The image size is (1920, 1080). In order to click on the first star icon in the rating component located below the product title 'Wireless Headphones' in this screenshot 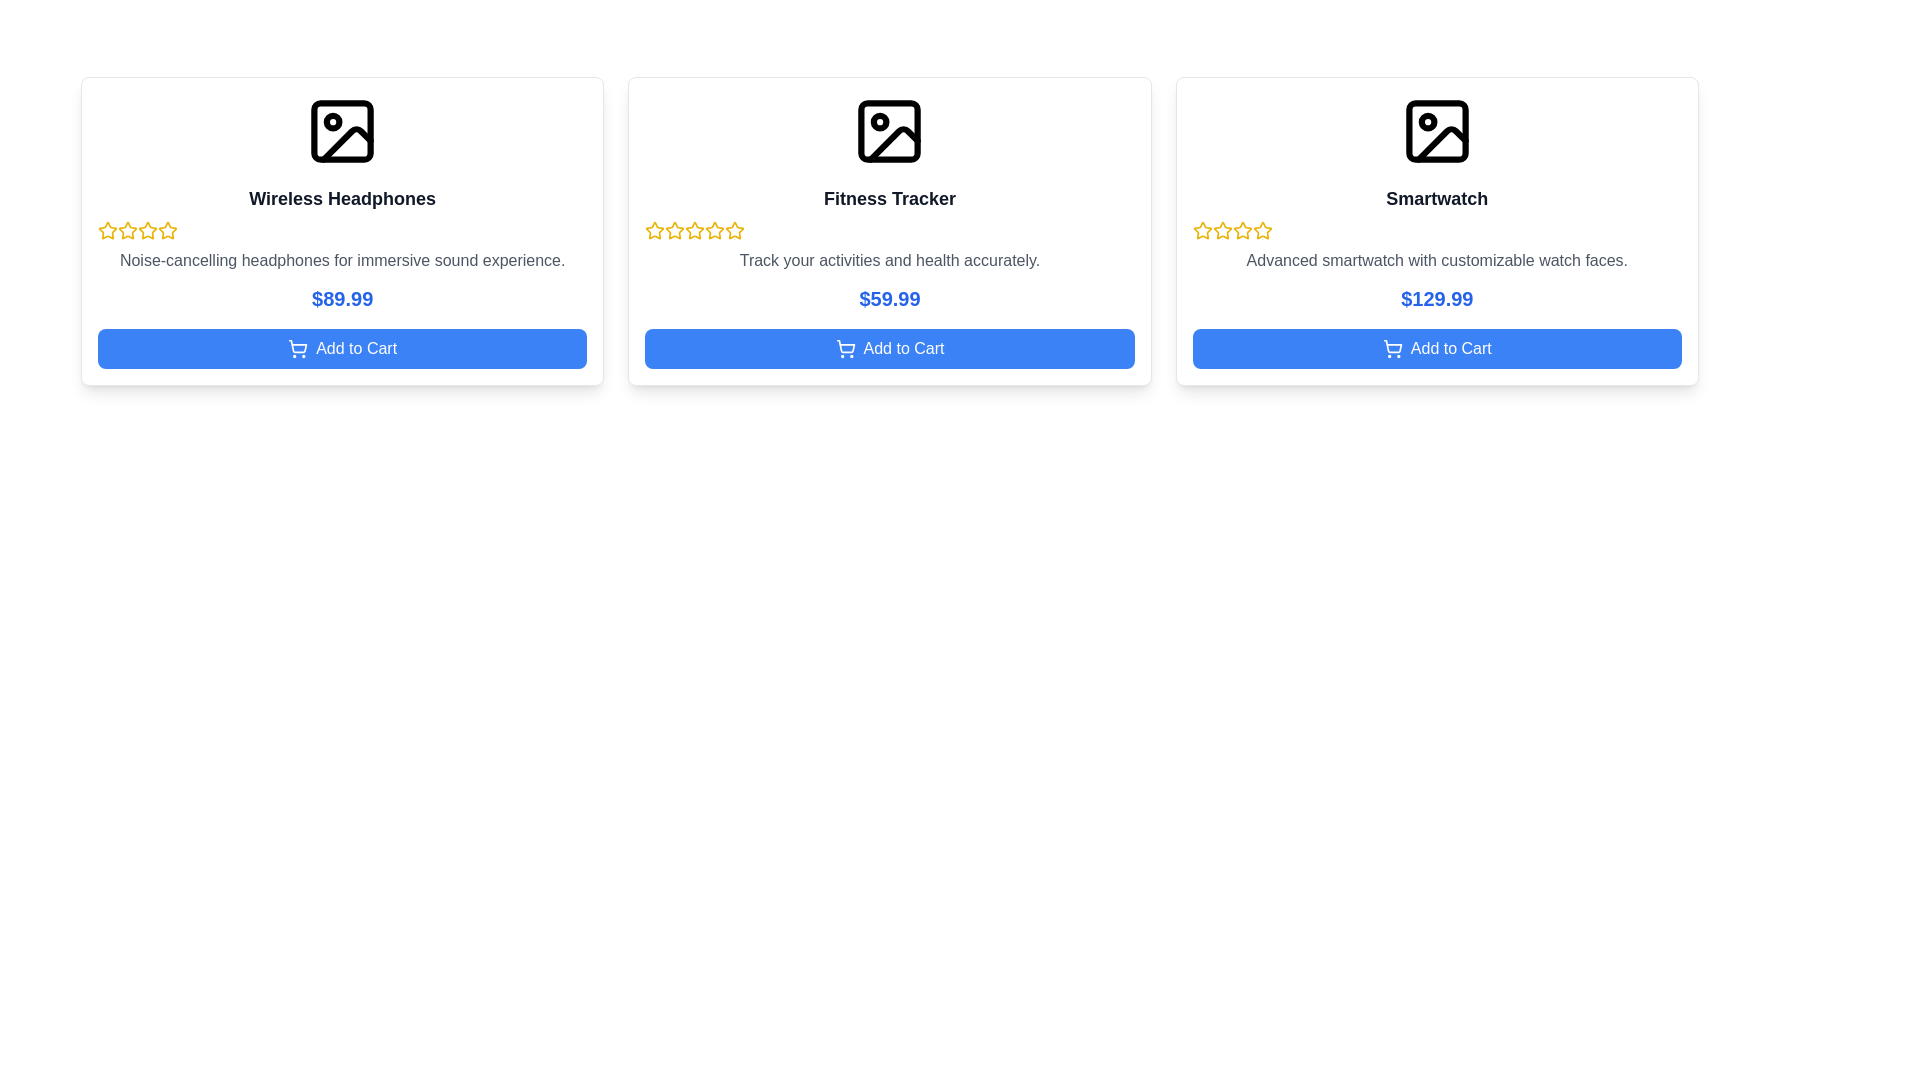, I will do `click(127, 229)`.